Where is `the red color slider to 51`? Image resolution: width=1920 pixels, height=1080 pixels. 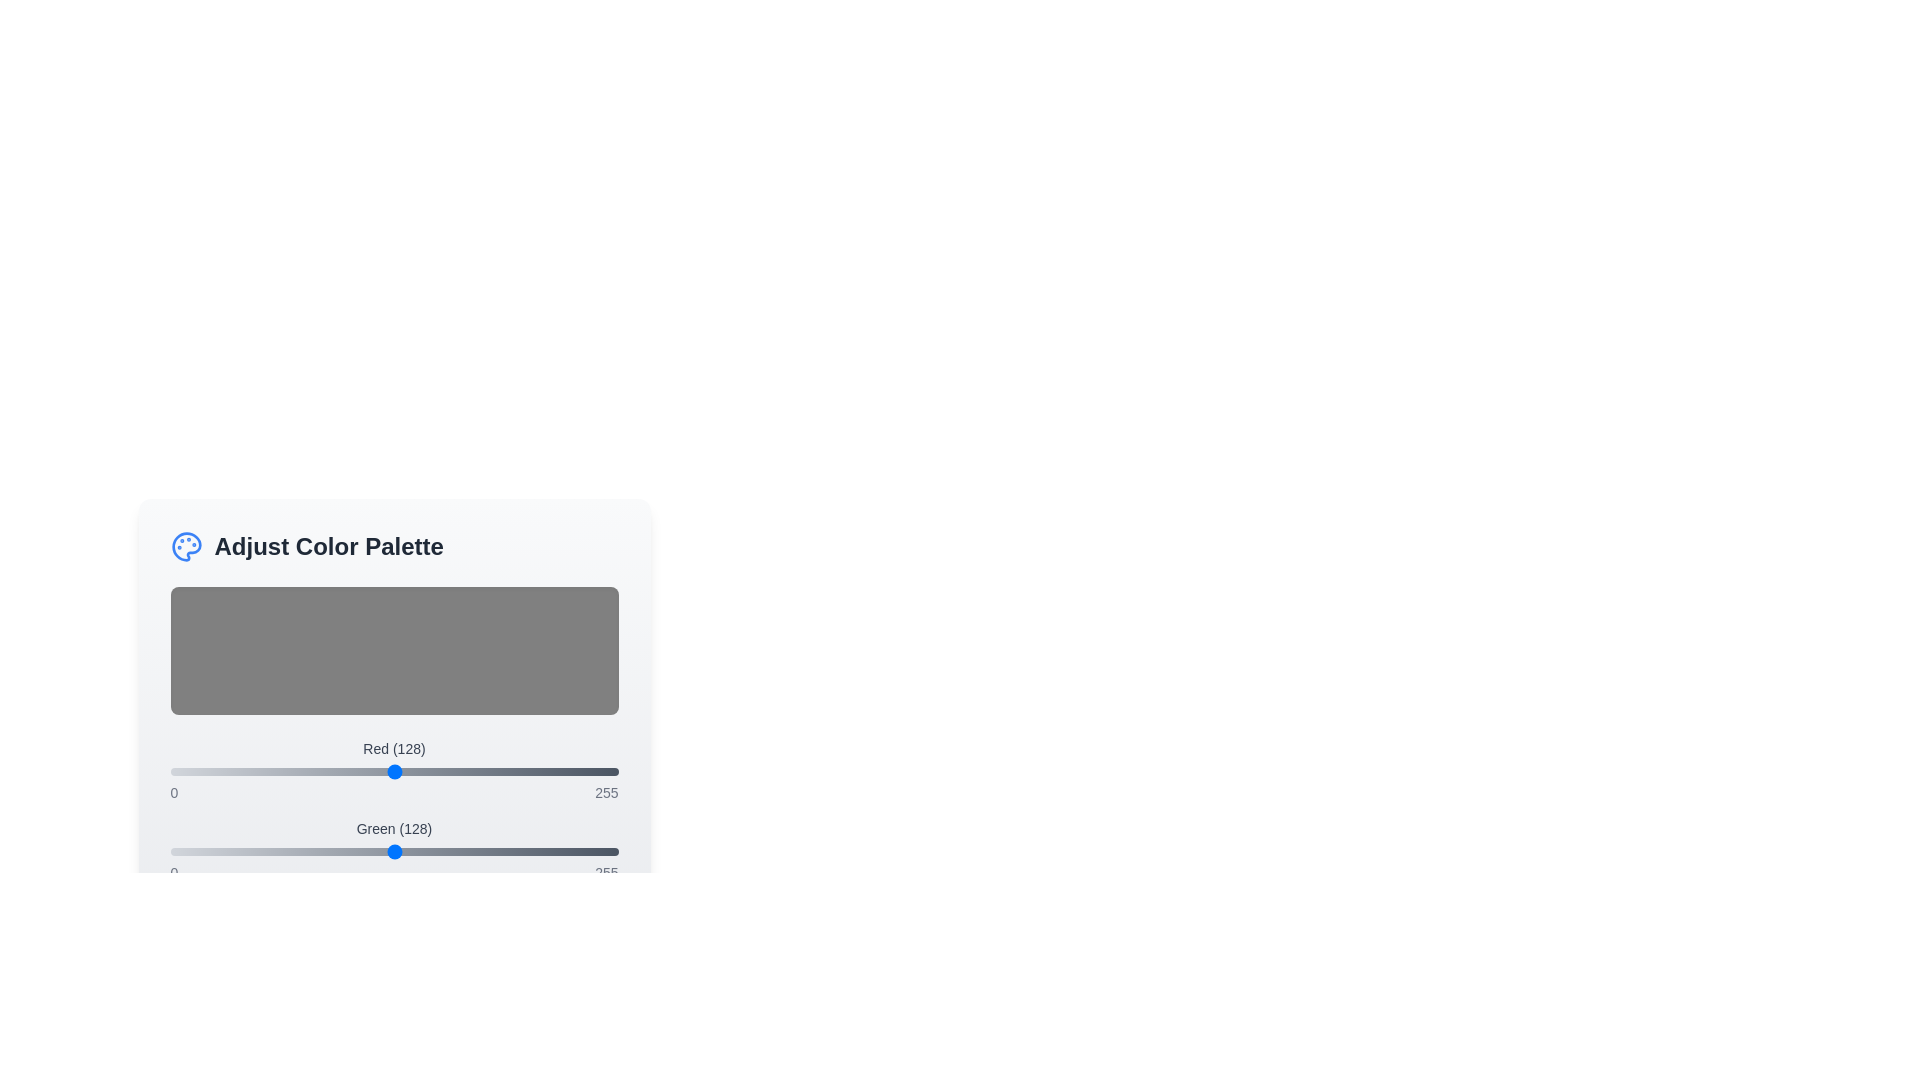 the red color slider to 51 is located at coordinates (259, 770).